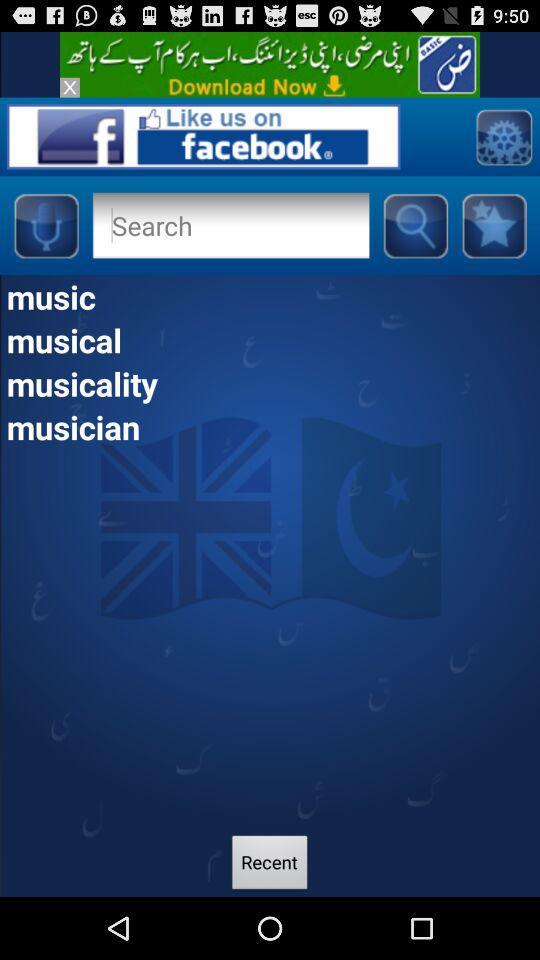 Image resolution: width=540 pixels, height=960 pixels. What do you see at coordinates (46, 225) in the screenshot?
I see `mic button left to search bar` at bounding box center [46, 225].